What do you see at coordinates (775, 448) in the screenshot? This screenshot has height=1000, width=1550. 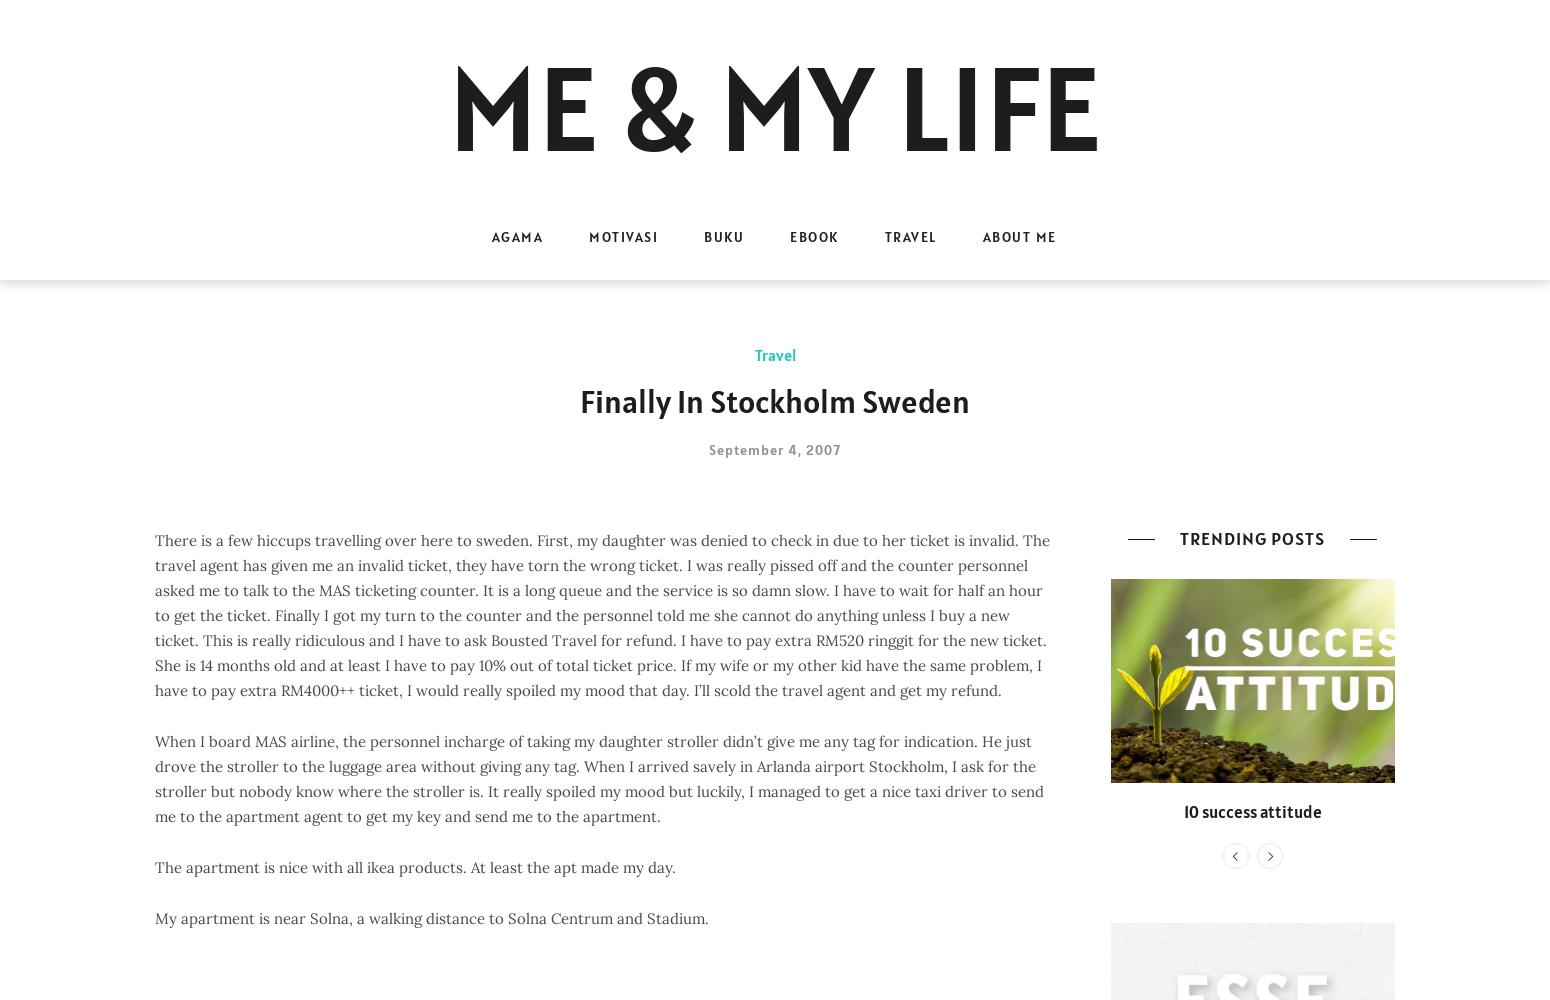 I see `'September 4, 2007'` at bounding box center [775, 448].